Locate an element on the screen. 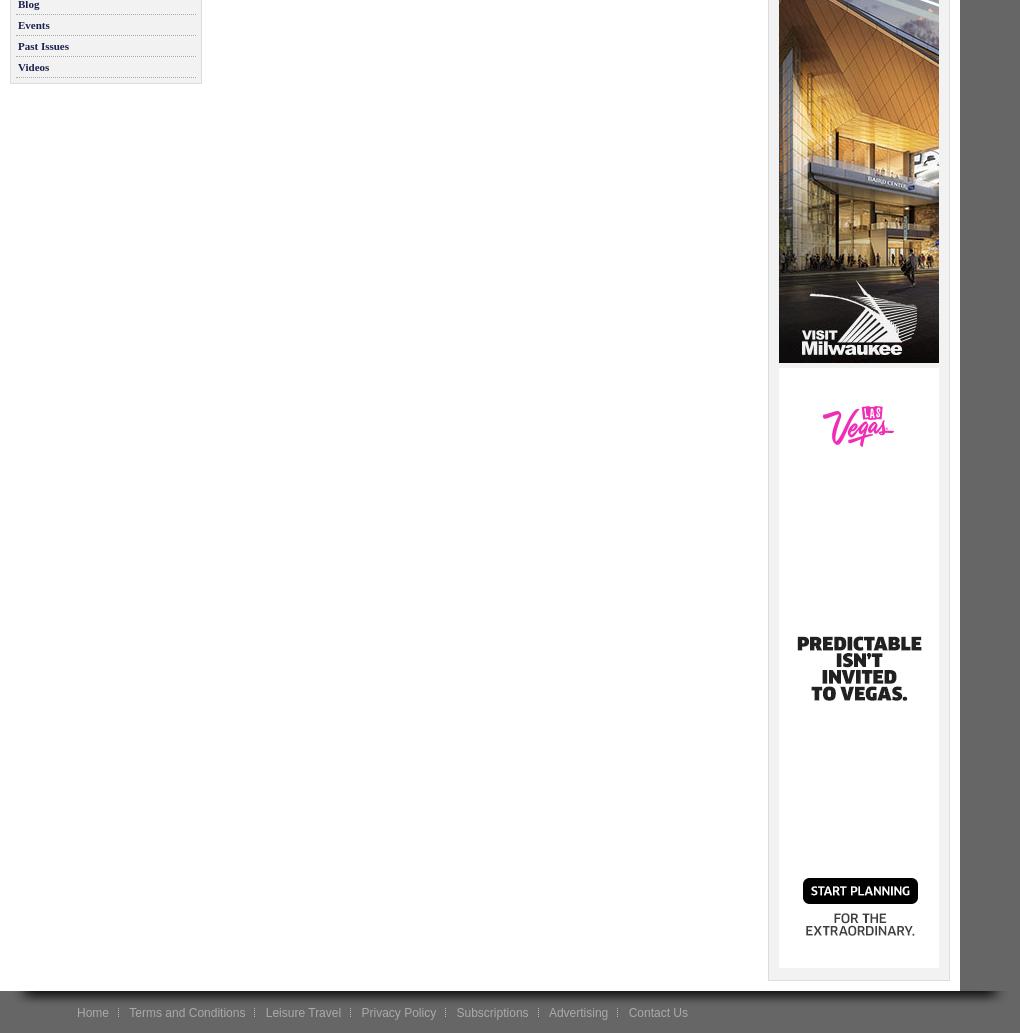 This screenshot has height=1033, width=1020. 'Privacy Policy' is located at coordinates (359, 1011).